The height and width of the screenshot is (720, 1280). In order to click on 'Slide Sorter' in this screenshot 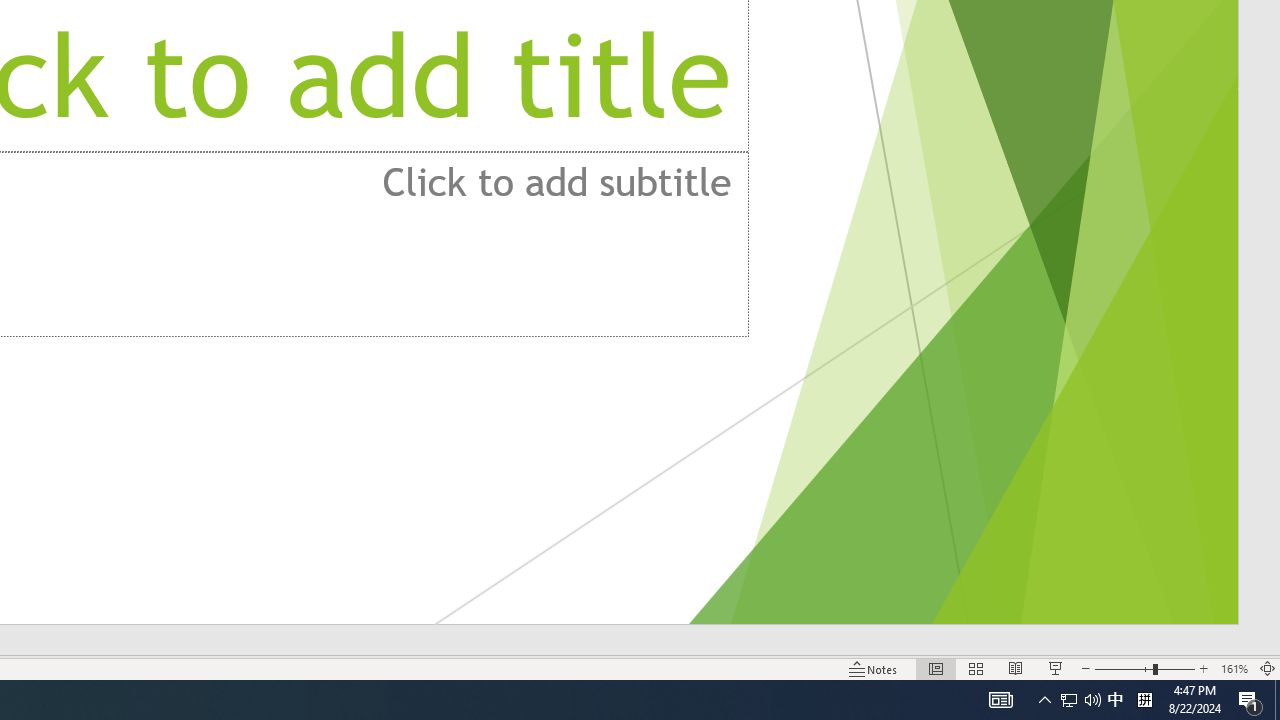, I will do `click(976, 669)`.